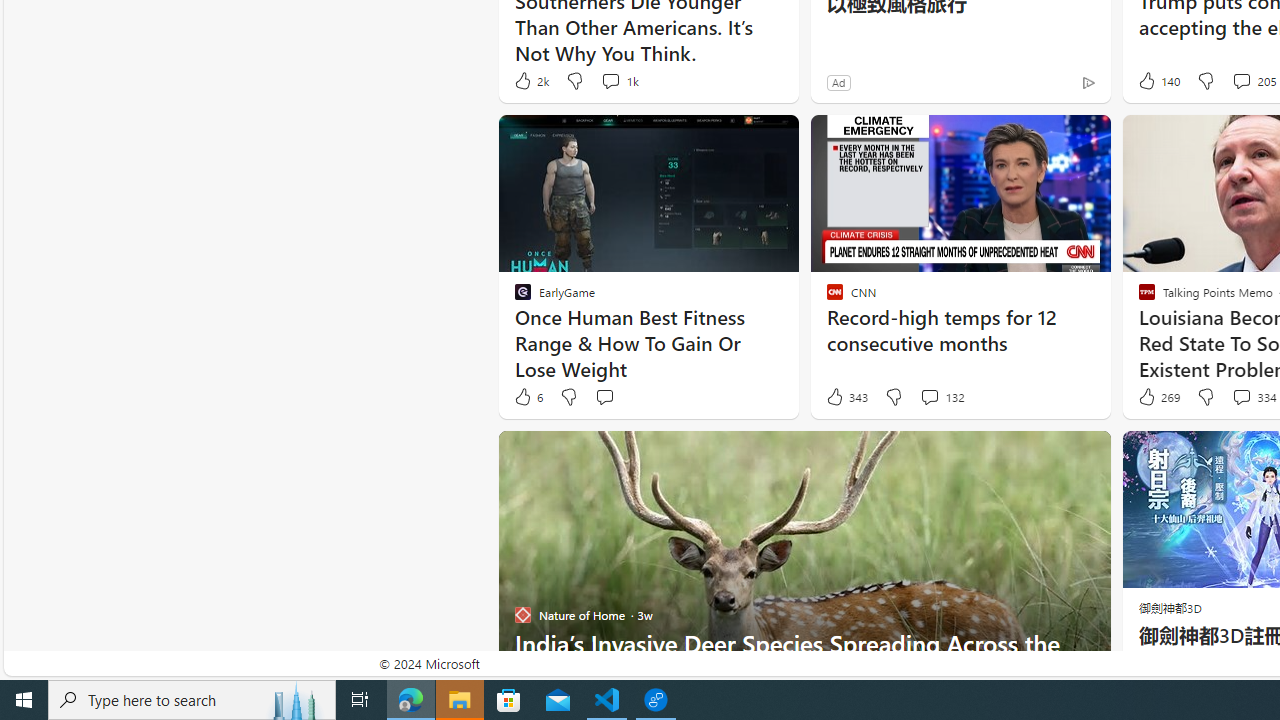 The height and width of the screenshot is (720, 1280). I want to click on '2k Like', so click(530, 80).